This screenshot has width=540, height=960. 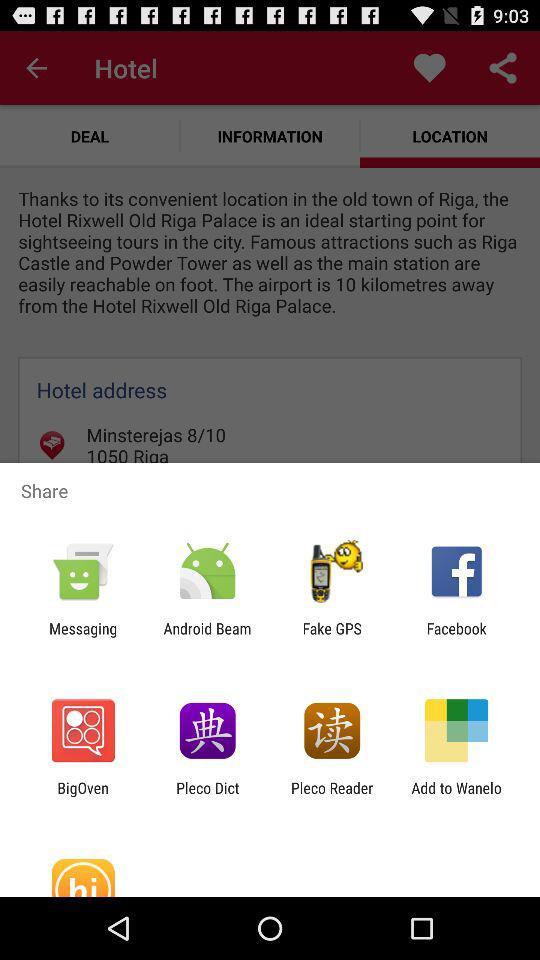 What do you see at coordinates (206, 636) in the screenshot?
I see `the icon to the left of the fake gps app` at bounding box center [206, 636].